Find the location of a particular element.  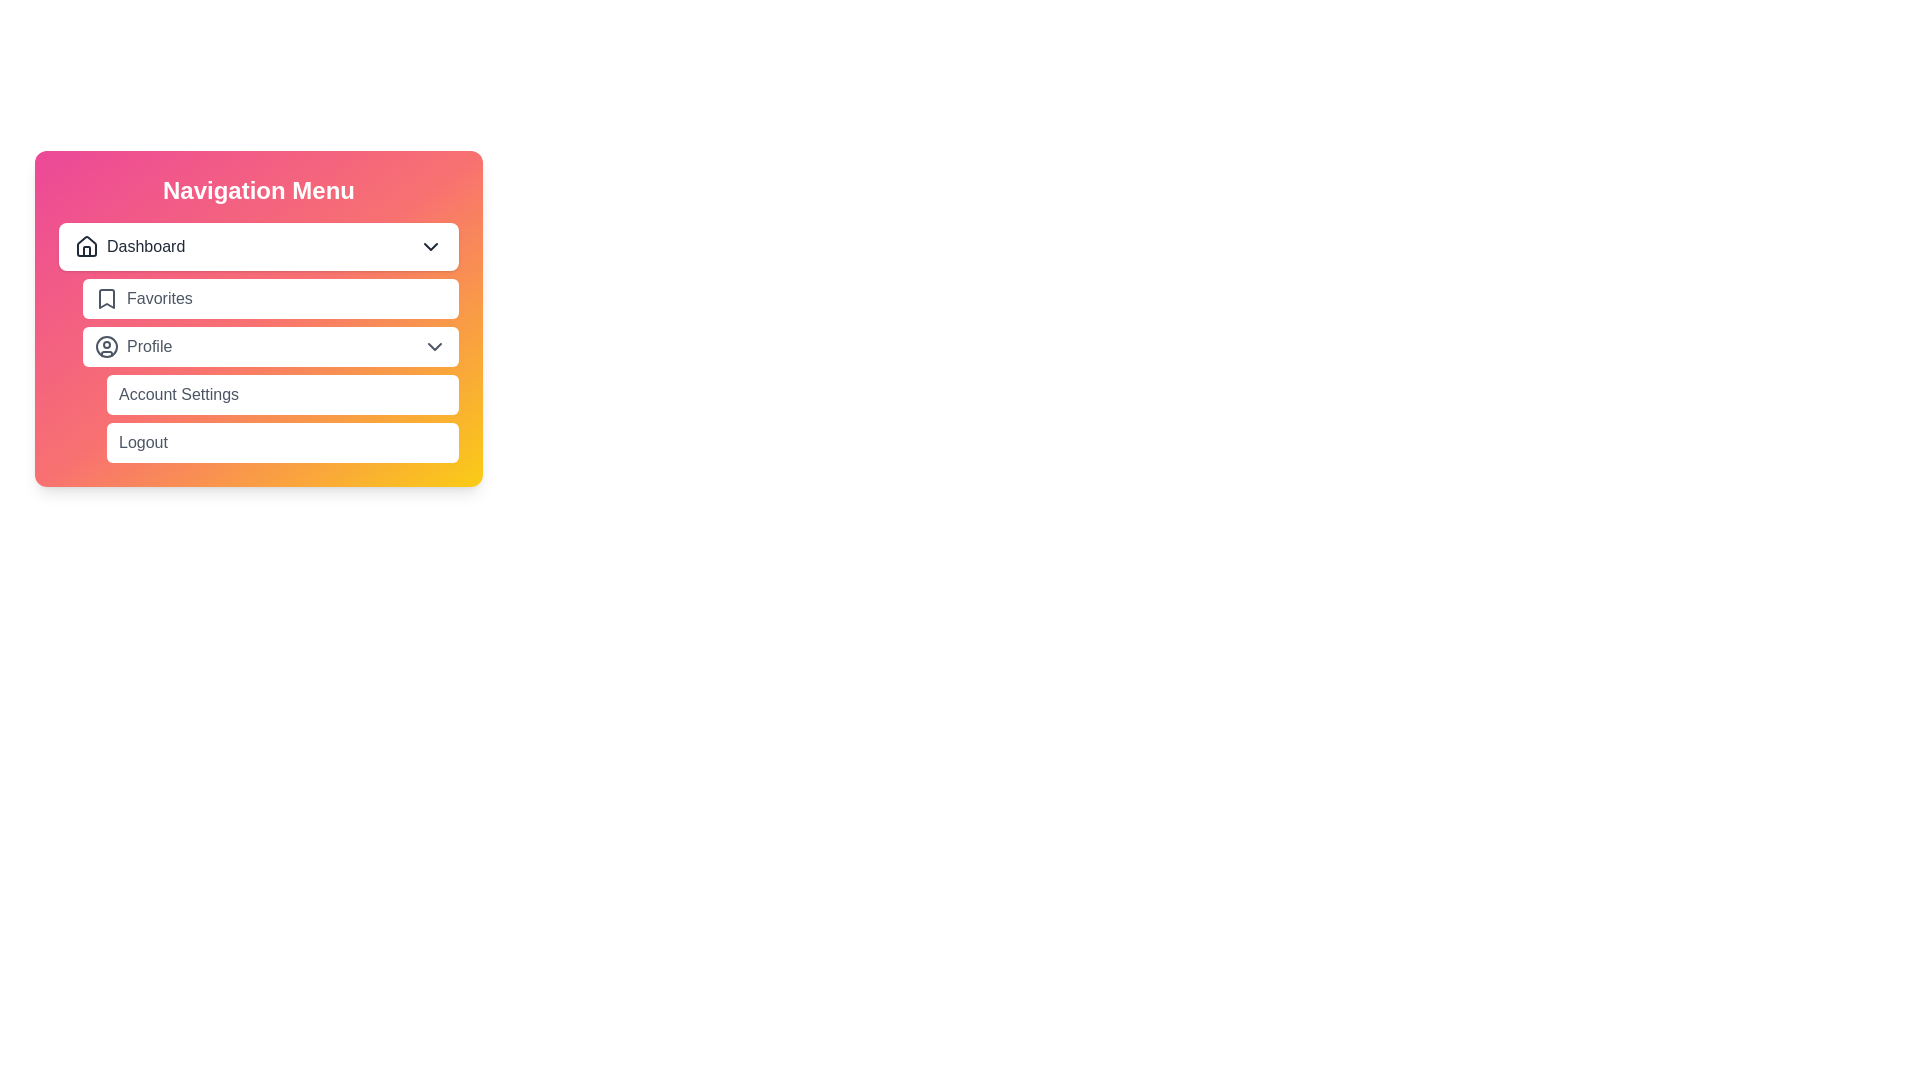

the 'Dashboard' text label accompanied by a house icon at the top of the vertical navigation menu is located at coordinates (129, 245).